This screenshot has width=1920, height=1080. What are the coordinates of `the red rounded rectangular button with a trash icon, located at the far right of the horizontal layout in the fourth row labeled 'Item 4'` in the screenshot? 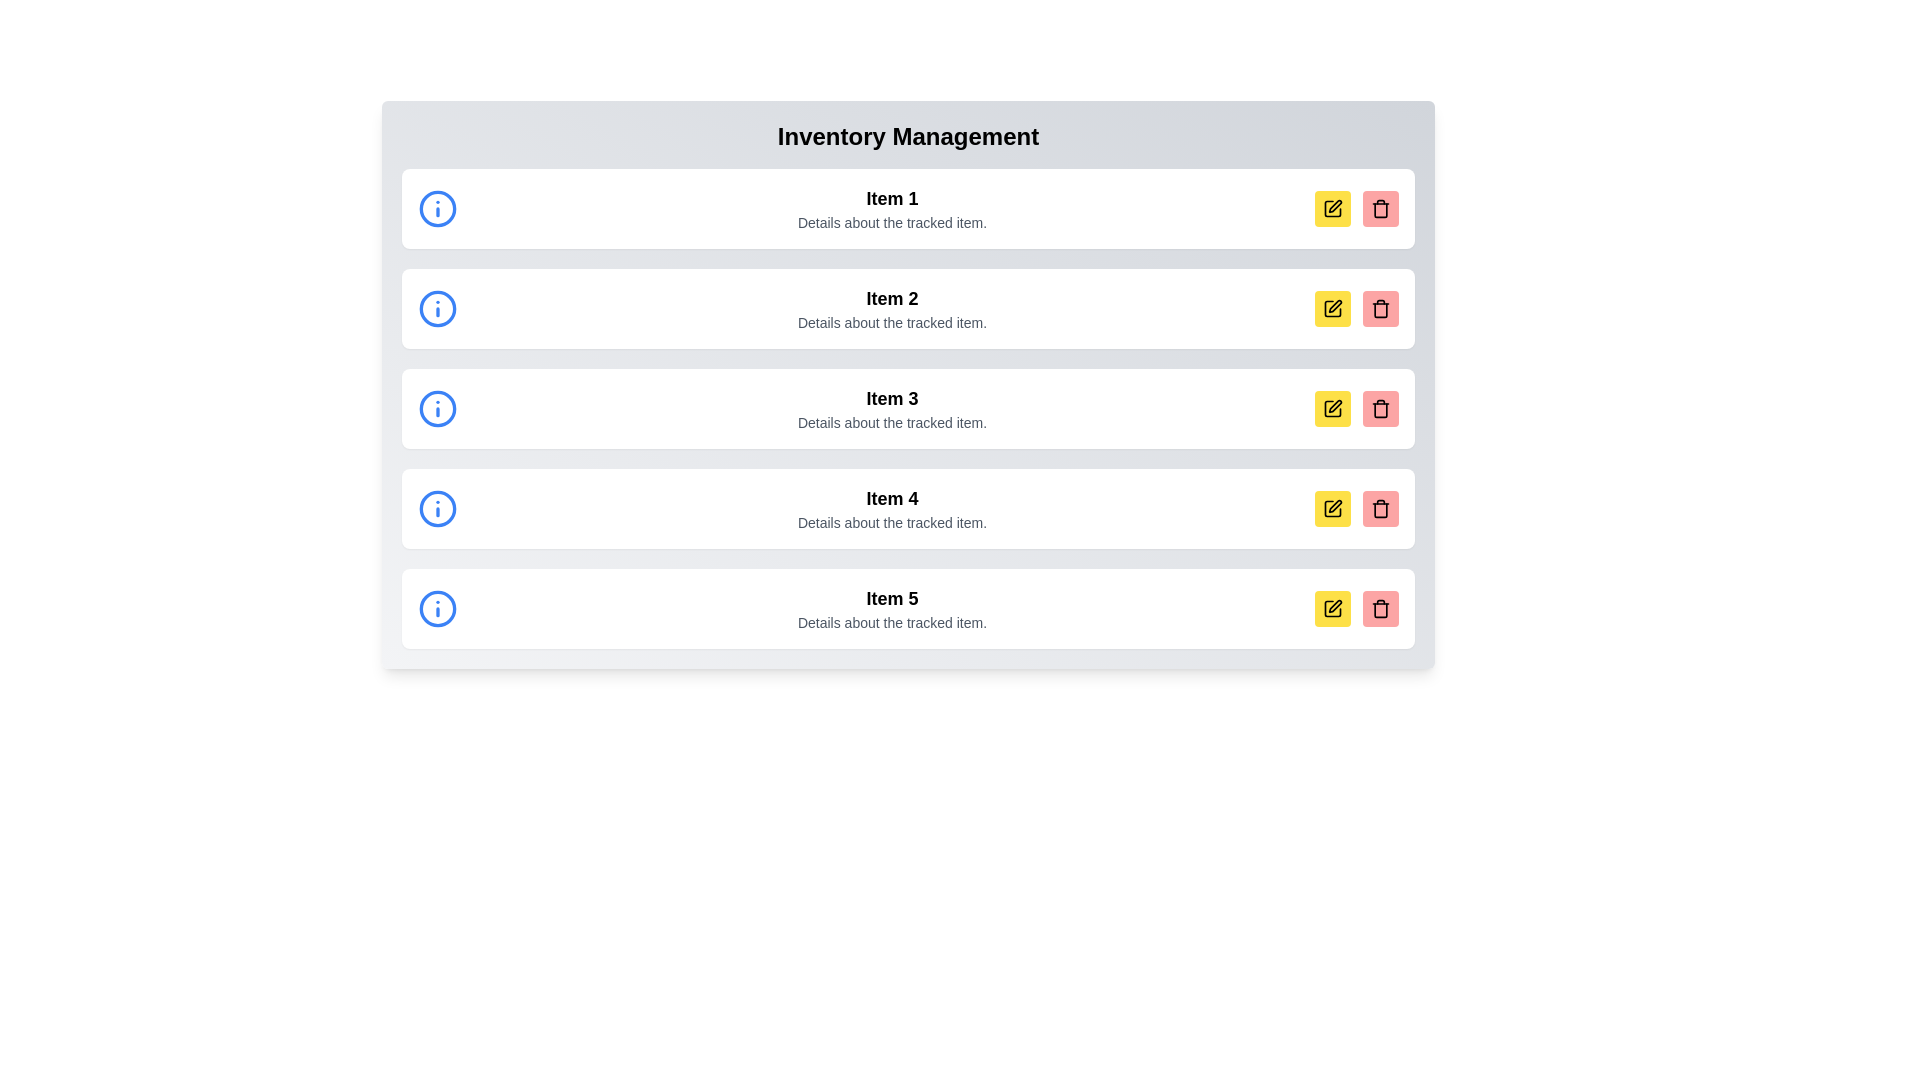 It's located at (1380, 508).